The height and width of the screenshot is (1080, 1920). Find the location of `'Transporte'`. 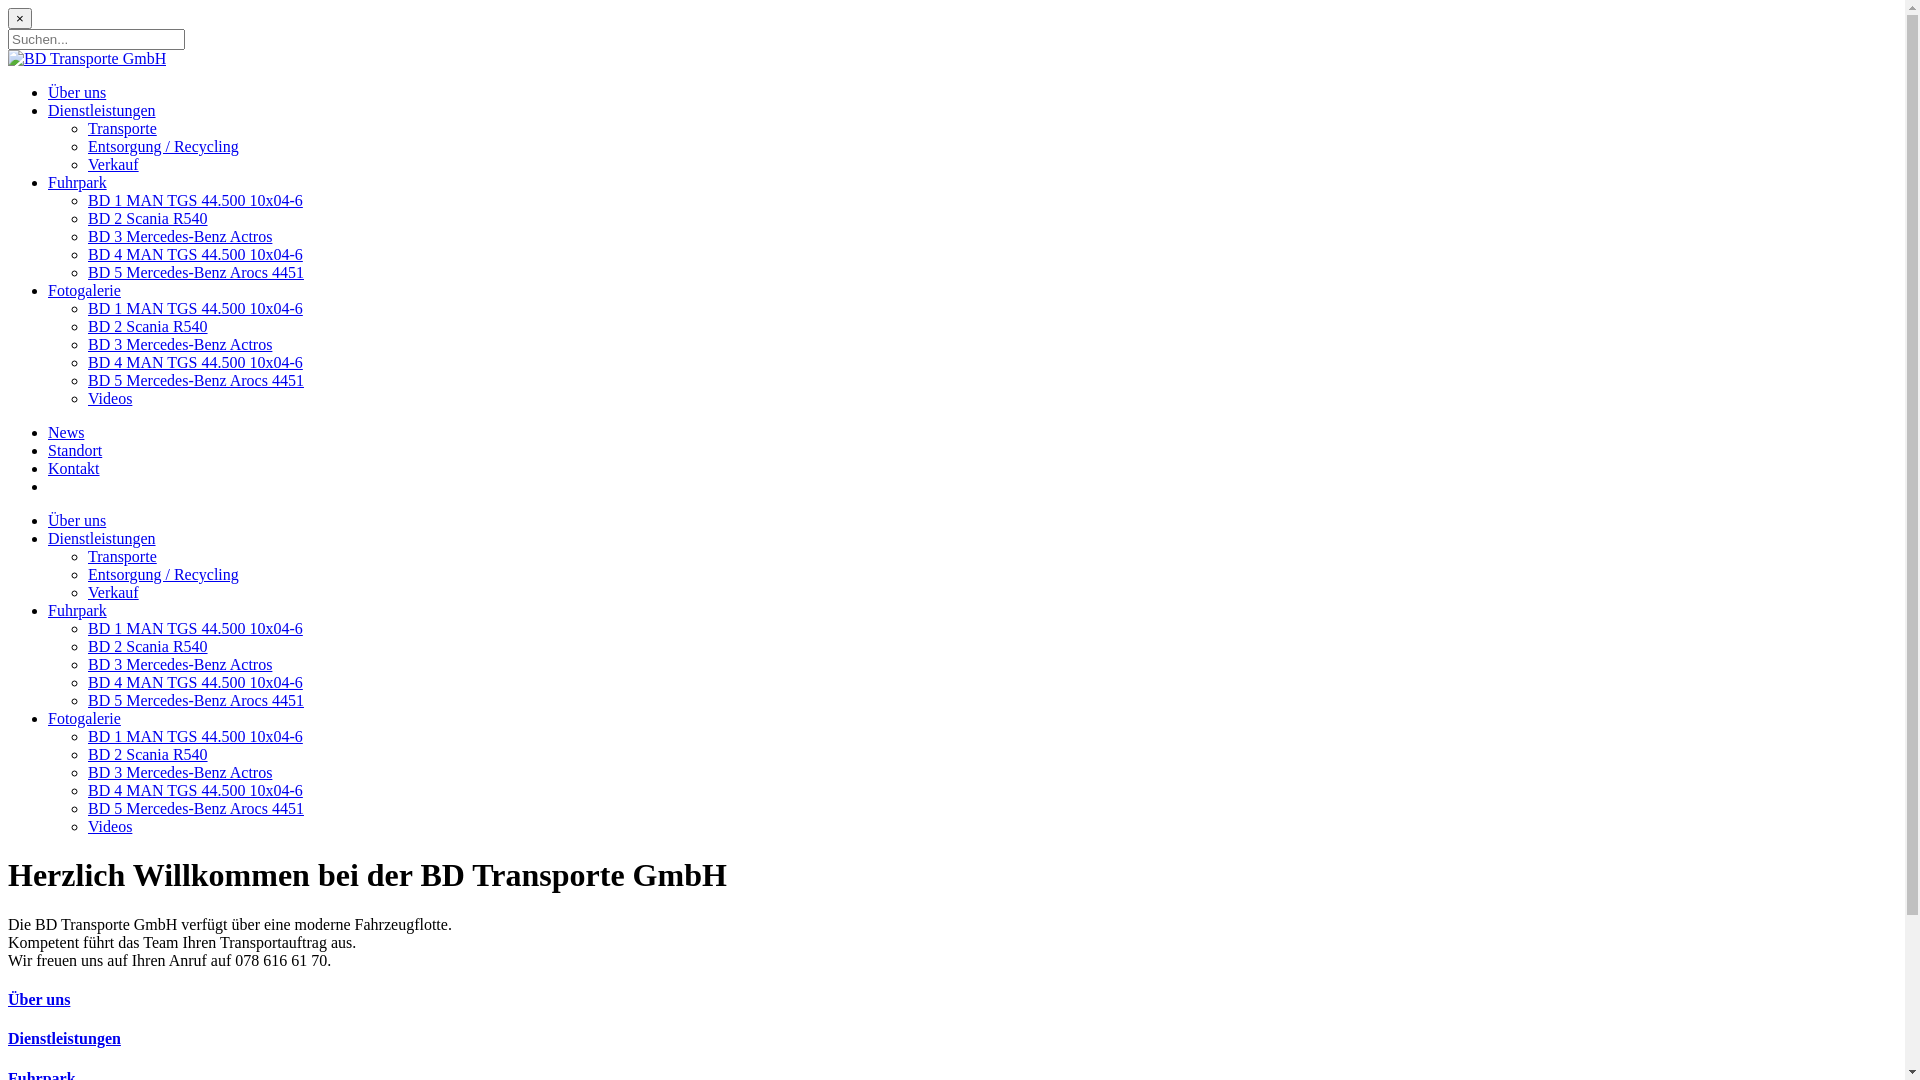

'Transporte' is located at coordinates (121, 128).